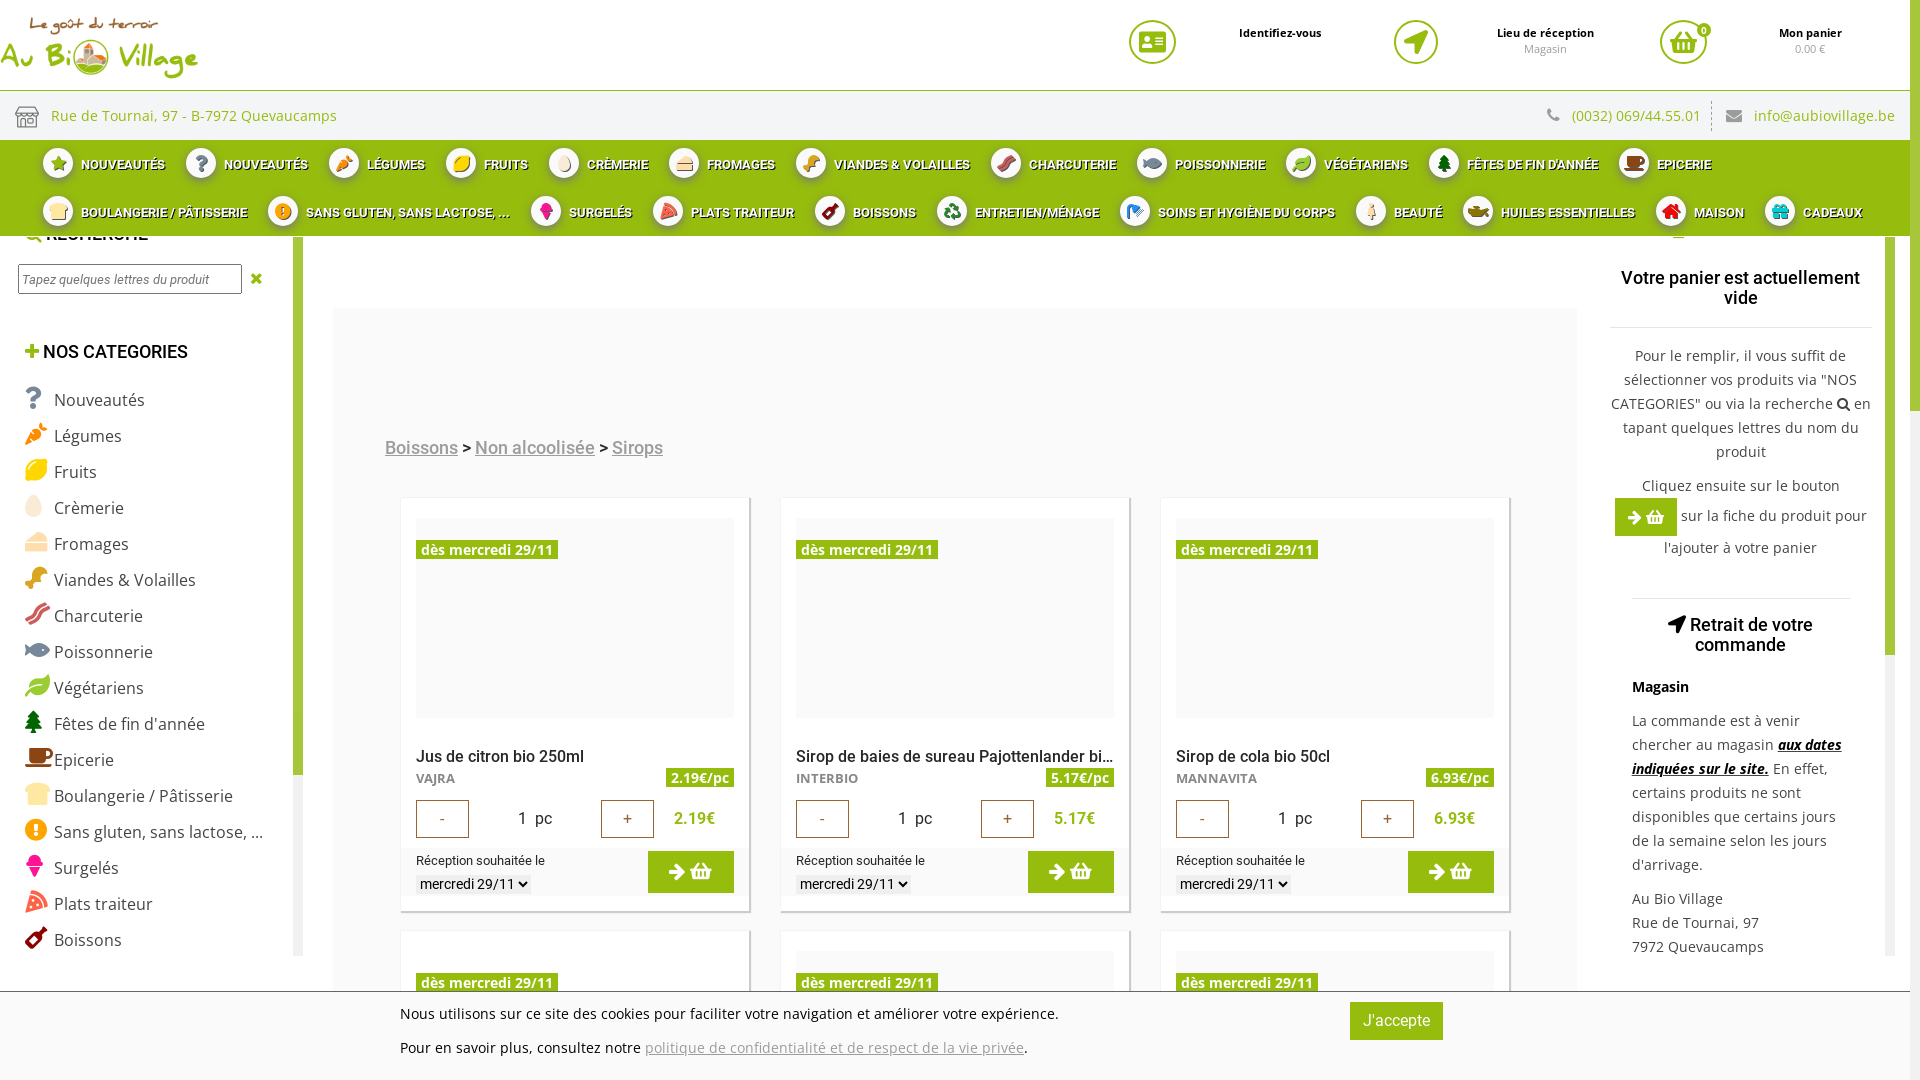 This screenshot has height=1080, width=1920. I want to click on 'MAISON', so click(1642, 207).